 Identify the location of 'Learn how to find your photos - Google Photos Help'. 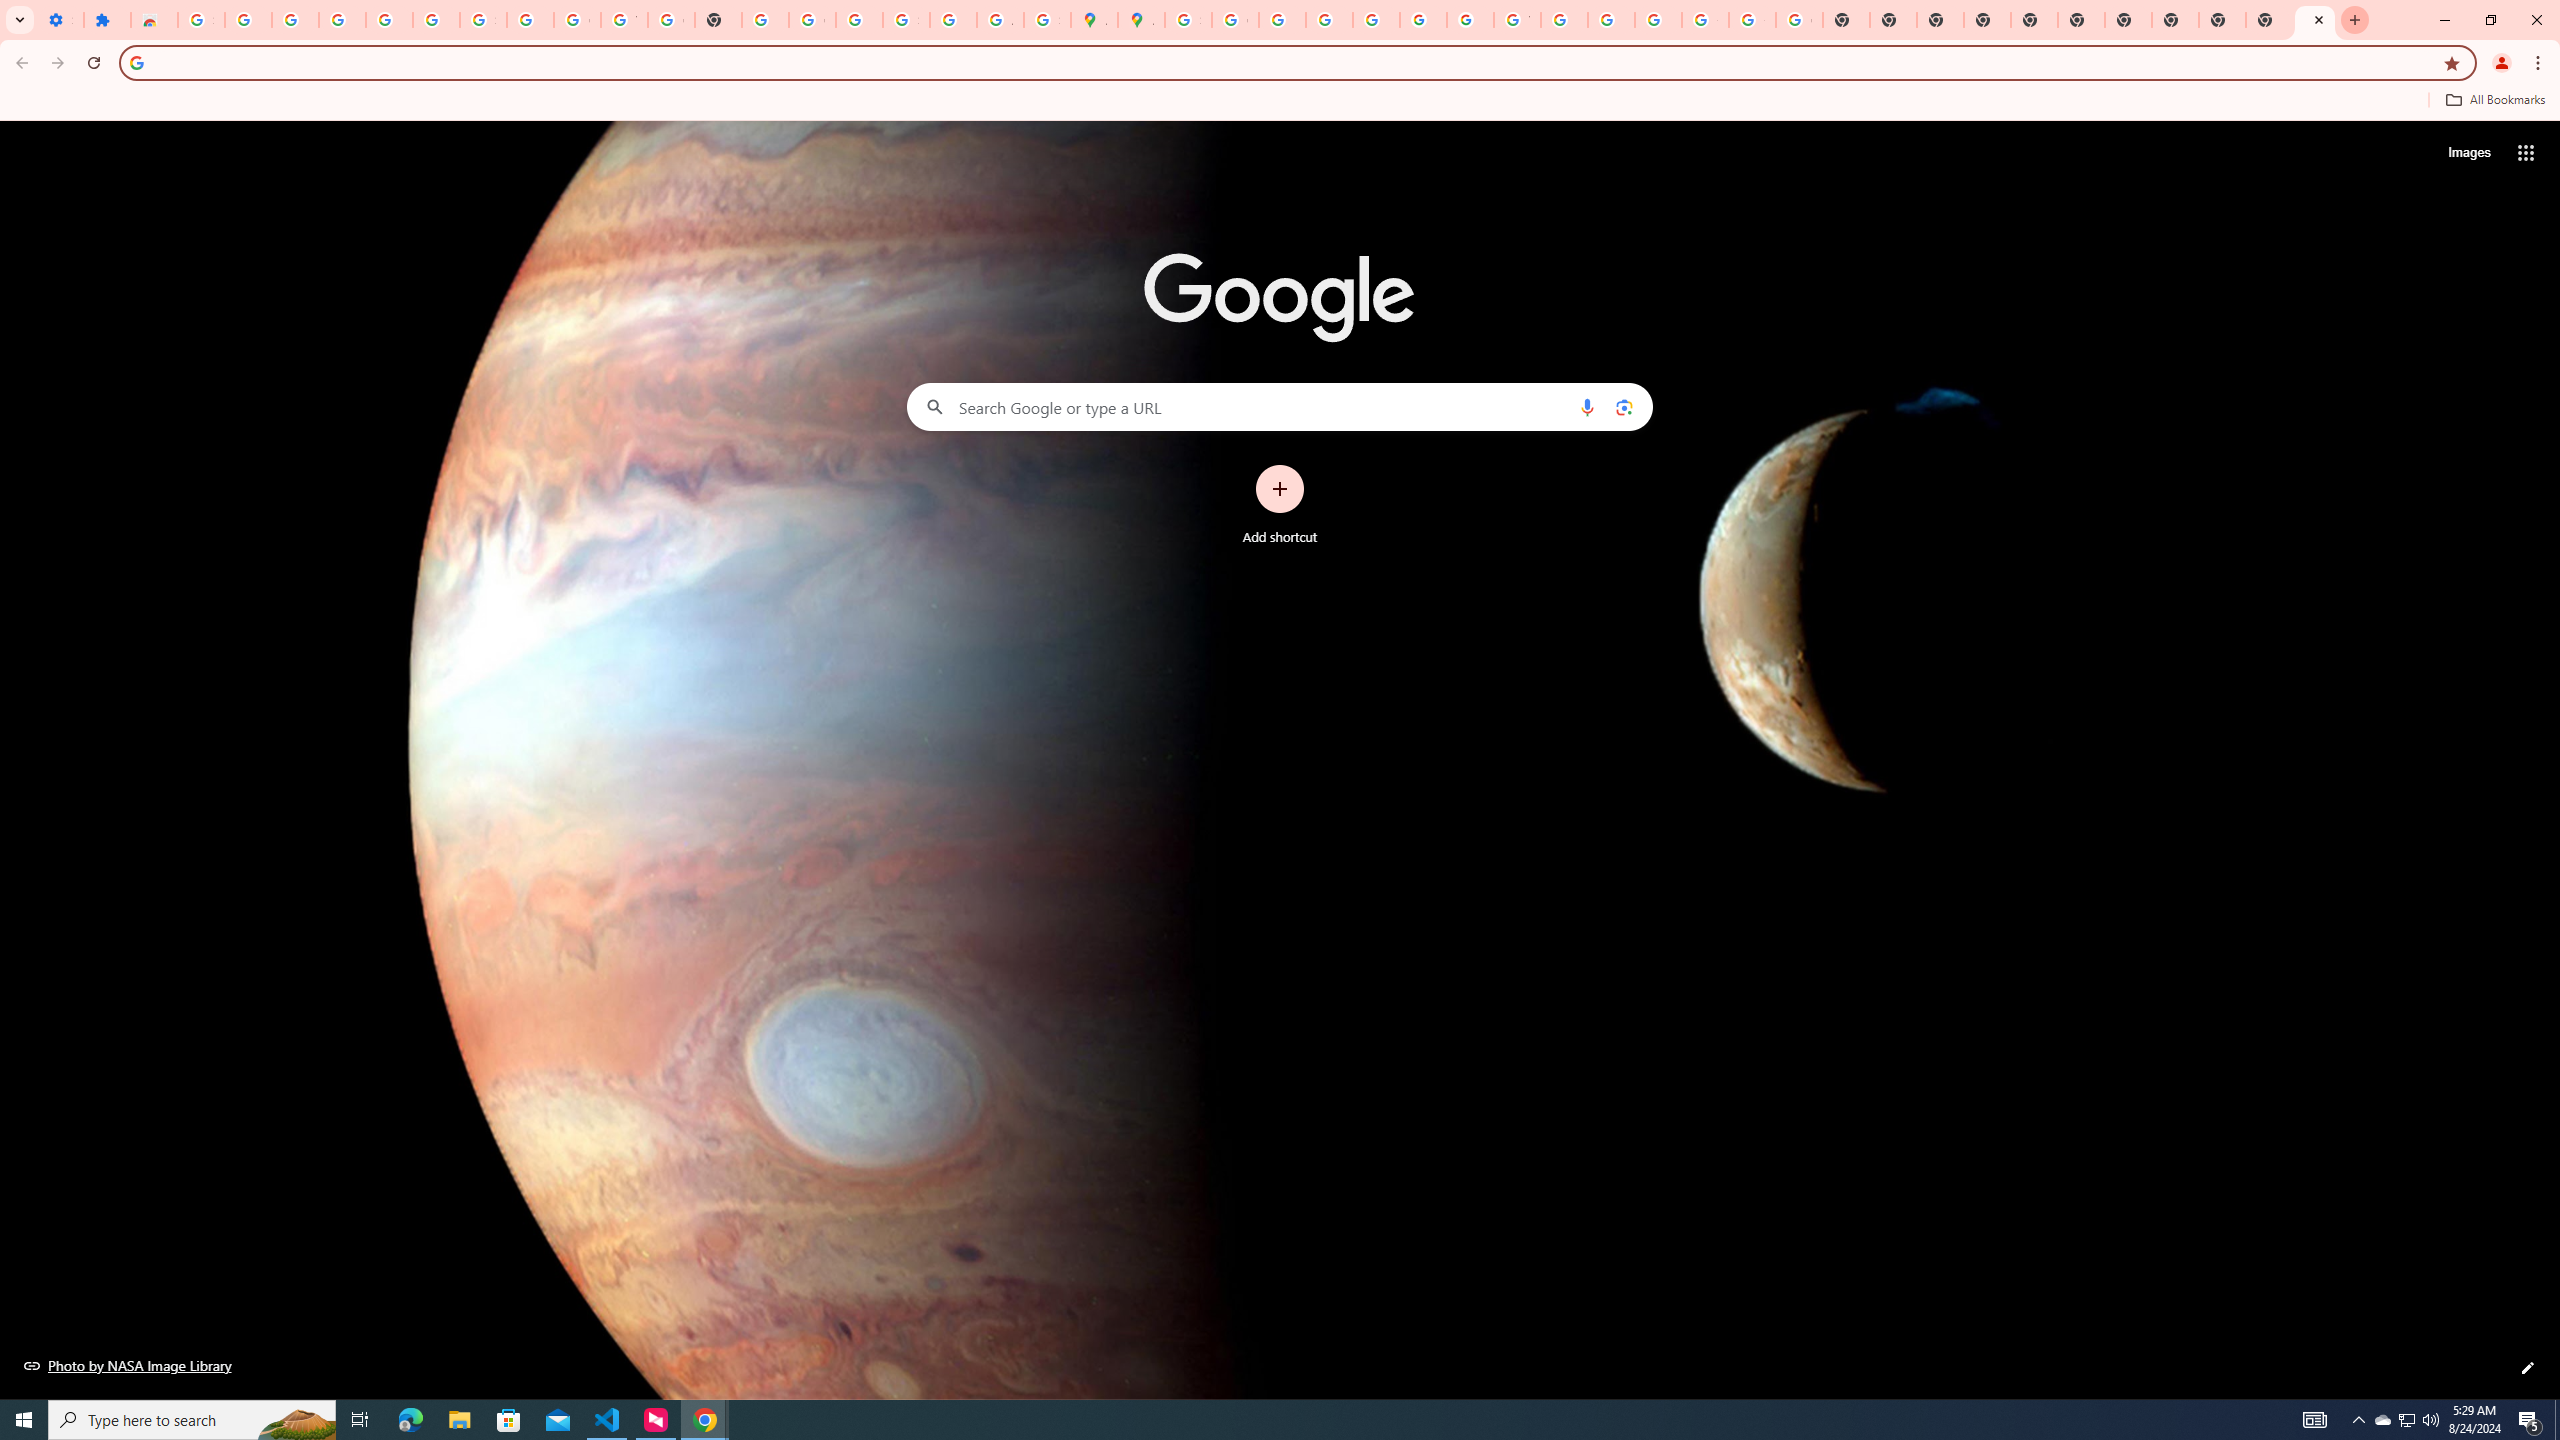
(388, 19).